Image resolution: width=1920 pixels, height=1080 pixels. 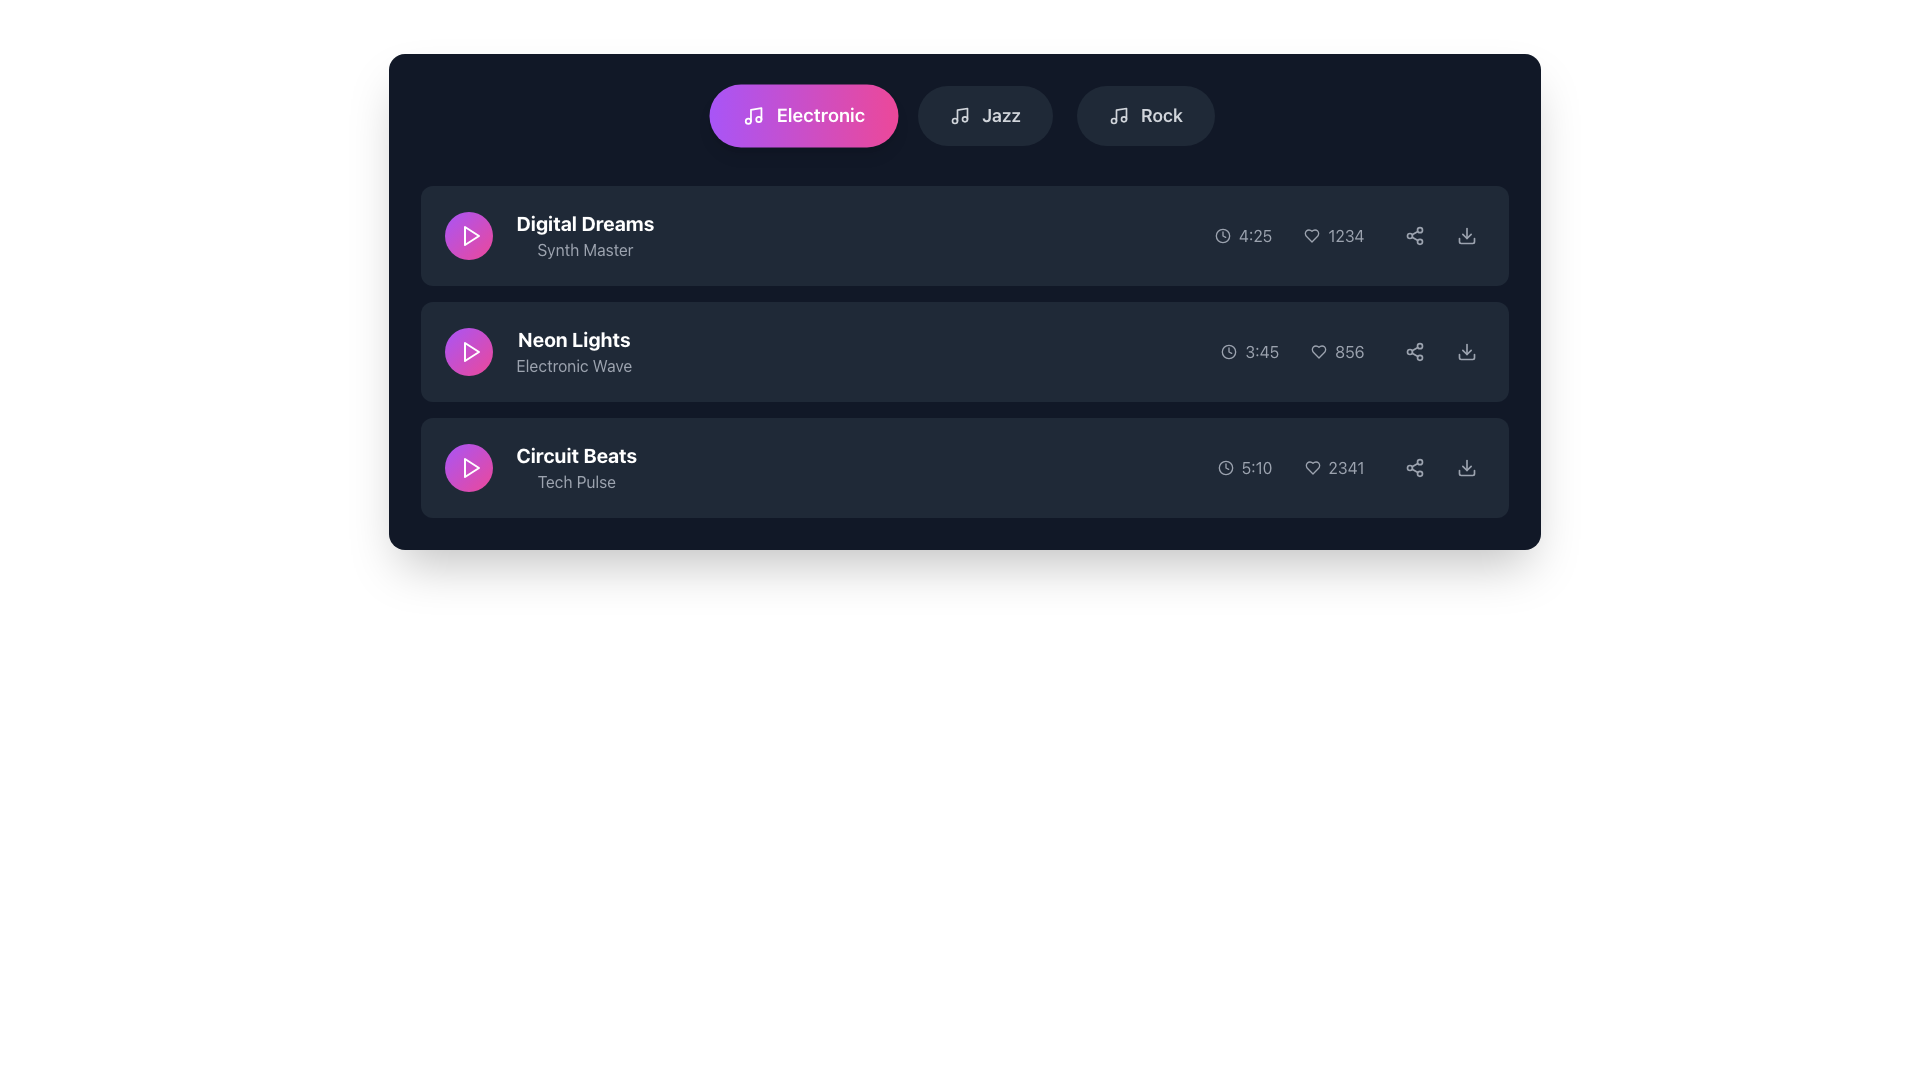 I want to click on the heart icon located to the left of the numeric text '856', so click(x=1319, y=350).